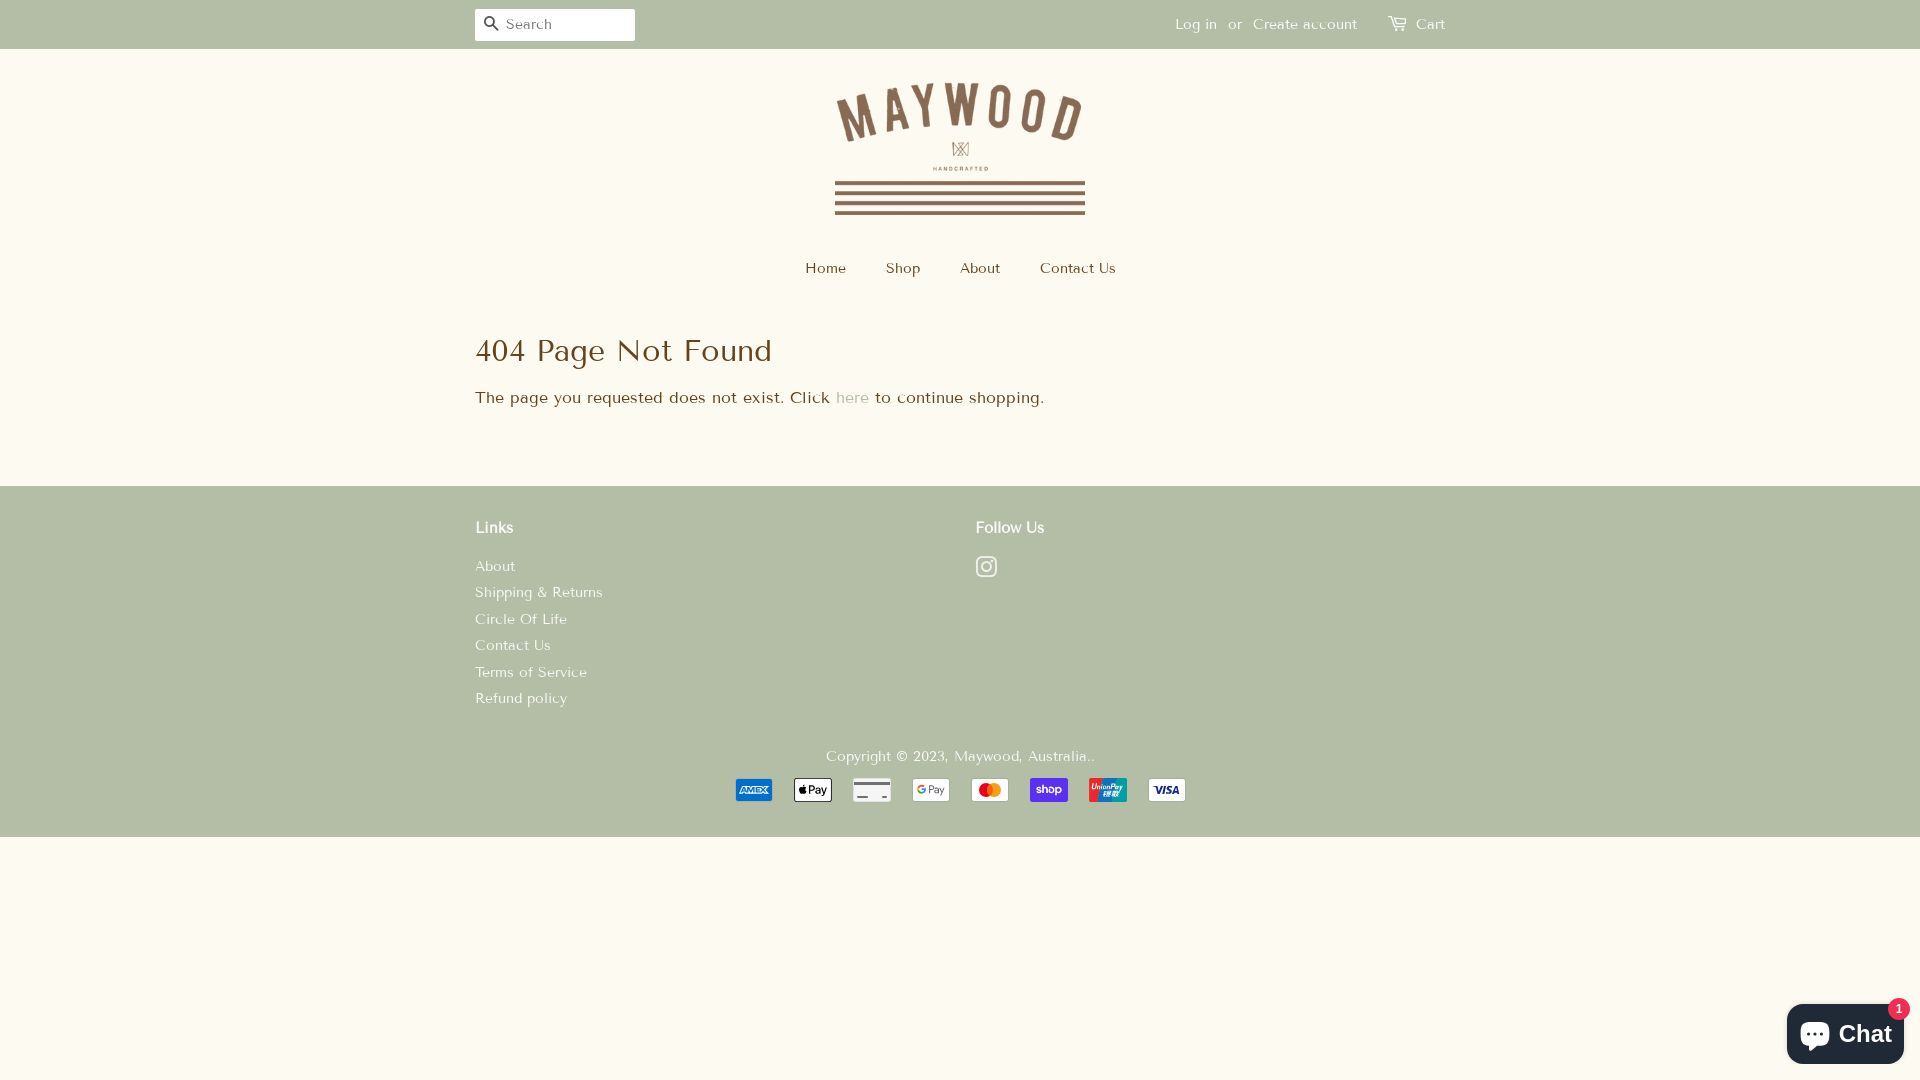 The height and width of the screenshot is (1080, 1920). Describe the element at coordinates (1305, 24) in the screenshot. I see `'Create account'` at that location.